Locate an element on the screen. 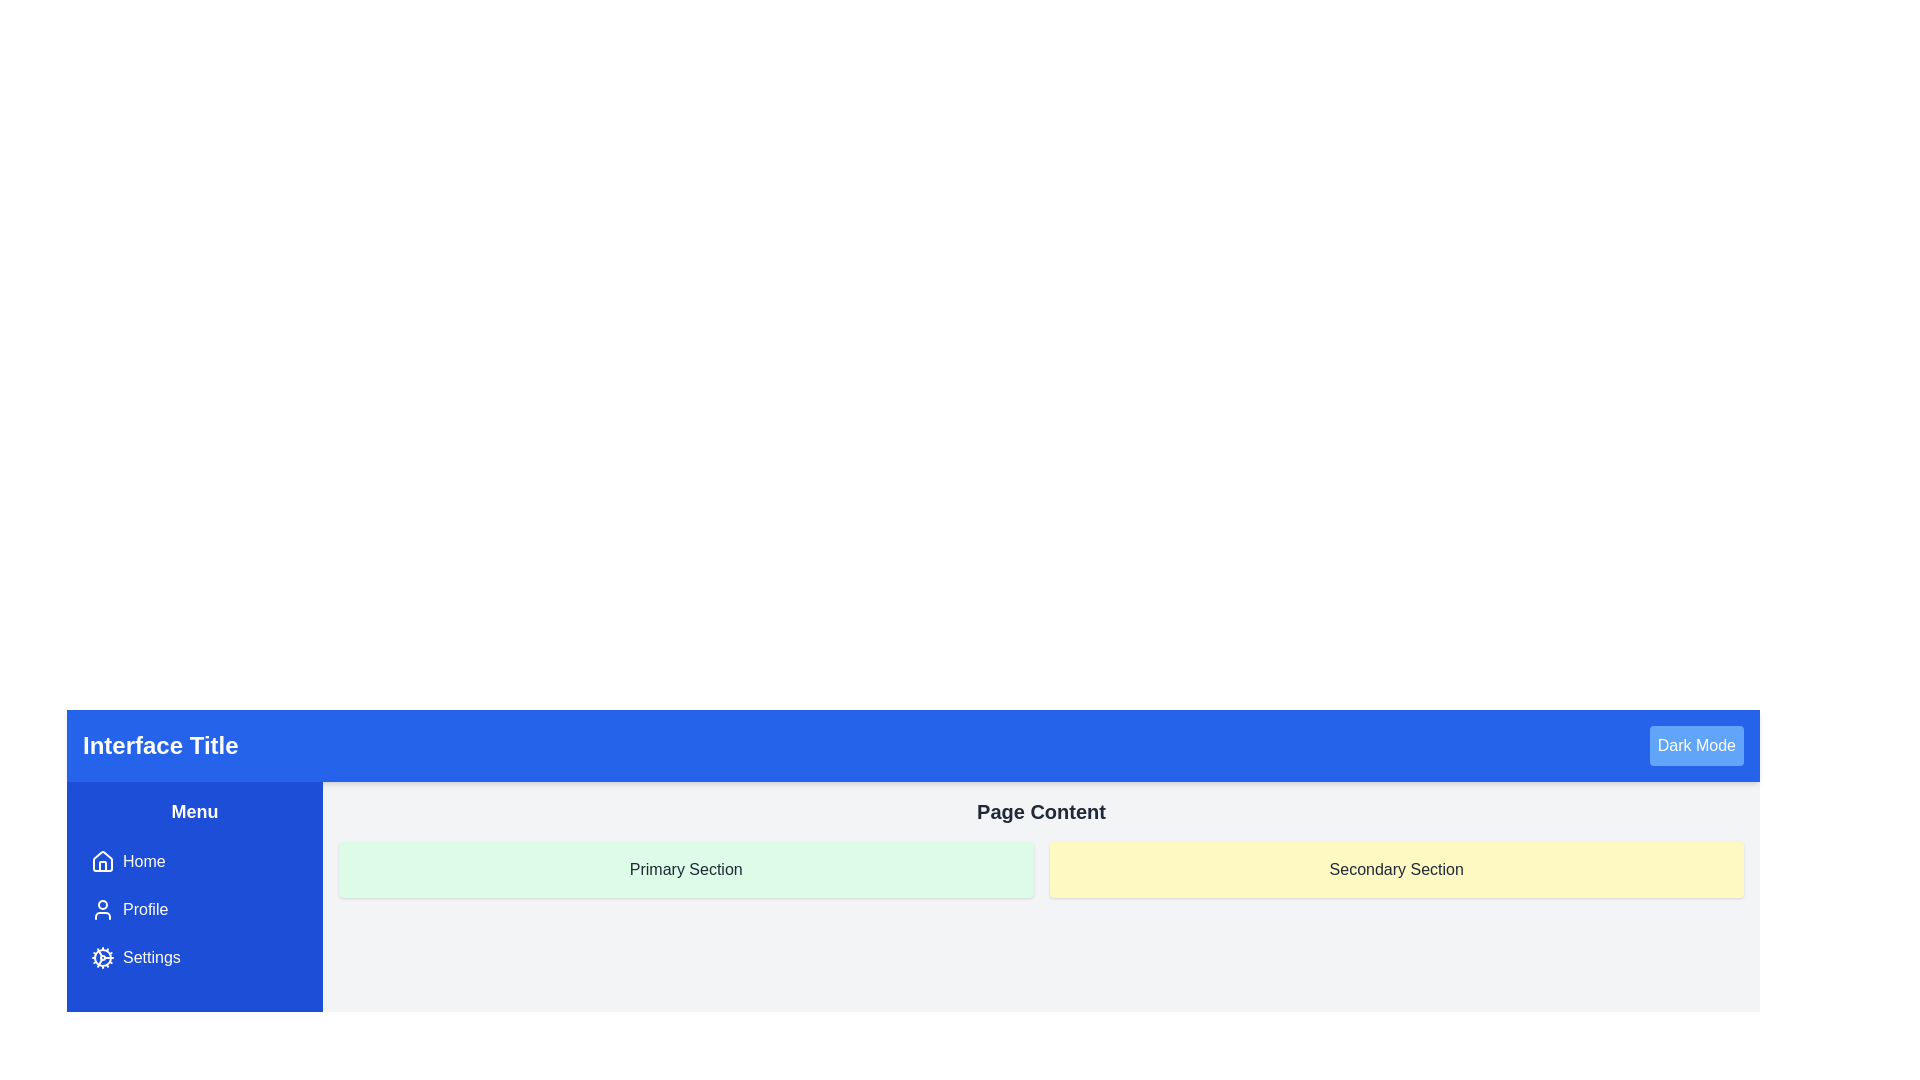 The width and height of the screenshot is (1920, 1080). the theme switcher button located at the top-right corner of the interface is located at coordinates (1695, 745).